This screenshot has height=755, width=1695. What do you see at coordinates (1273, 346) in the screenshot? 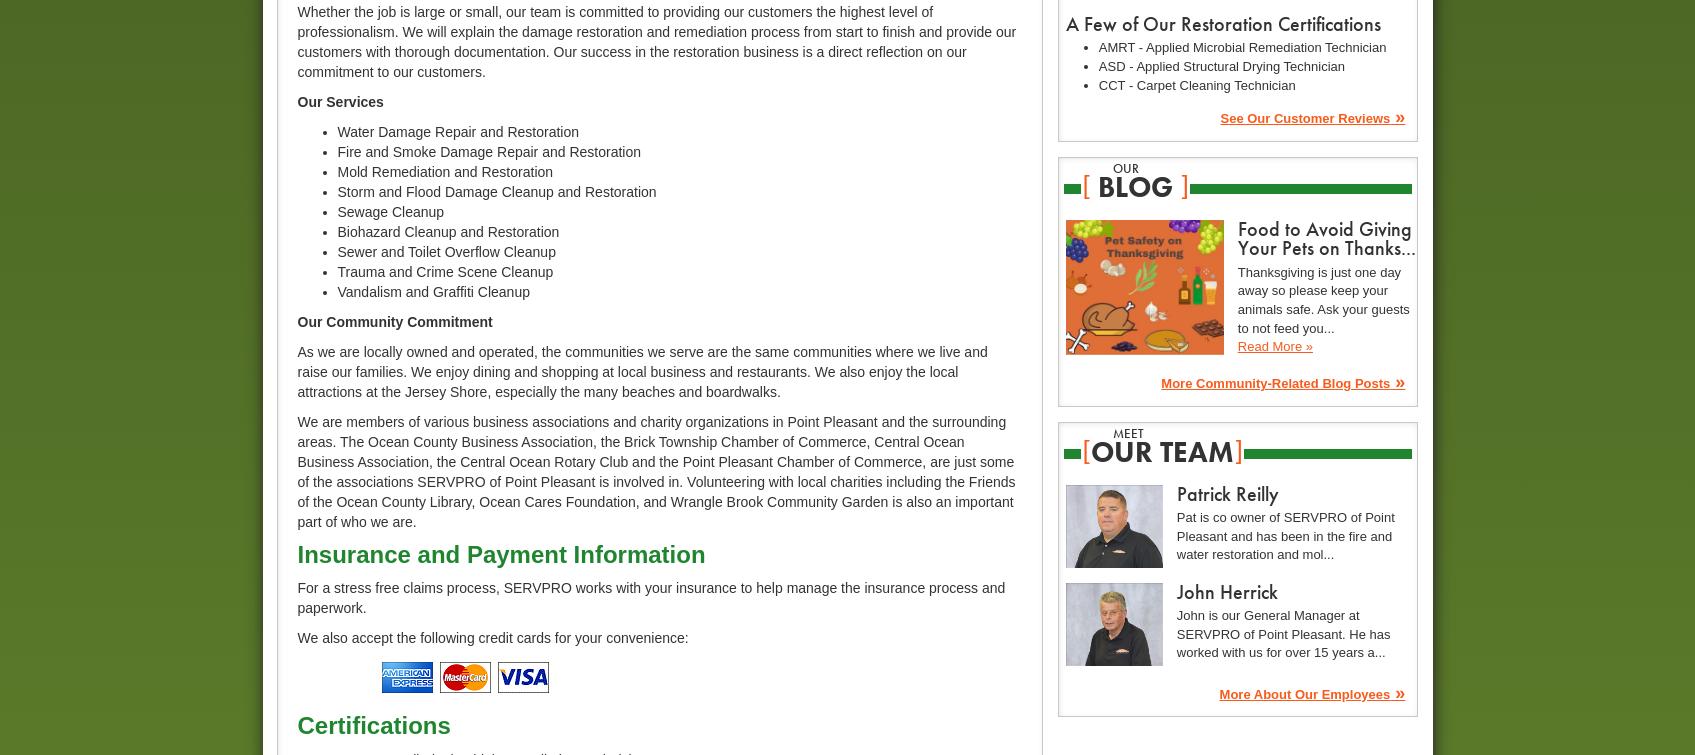
I see `'Read More »'` at bounding box center [1273, 346].